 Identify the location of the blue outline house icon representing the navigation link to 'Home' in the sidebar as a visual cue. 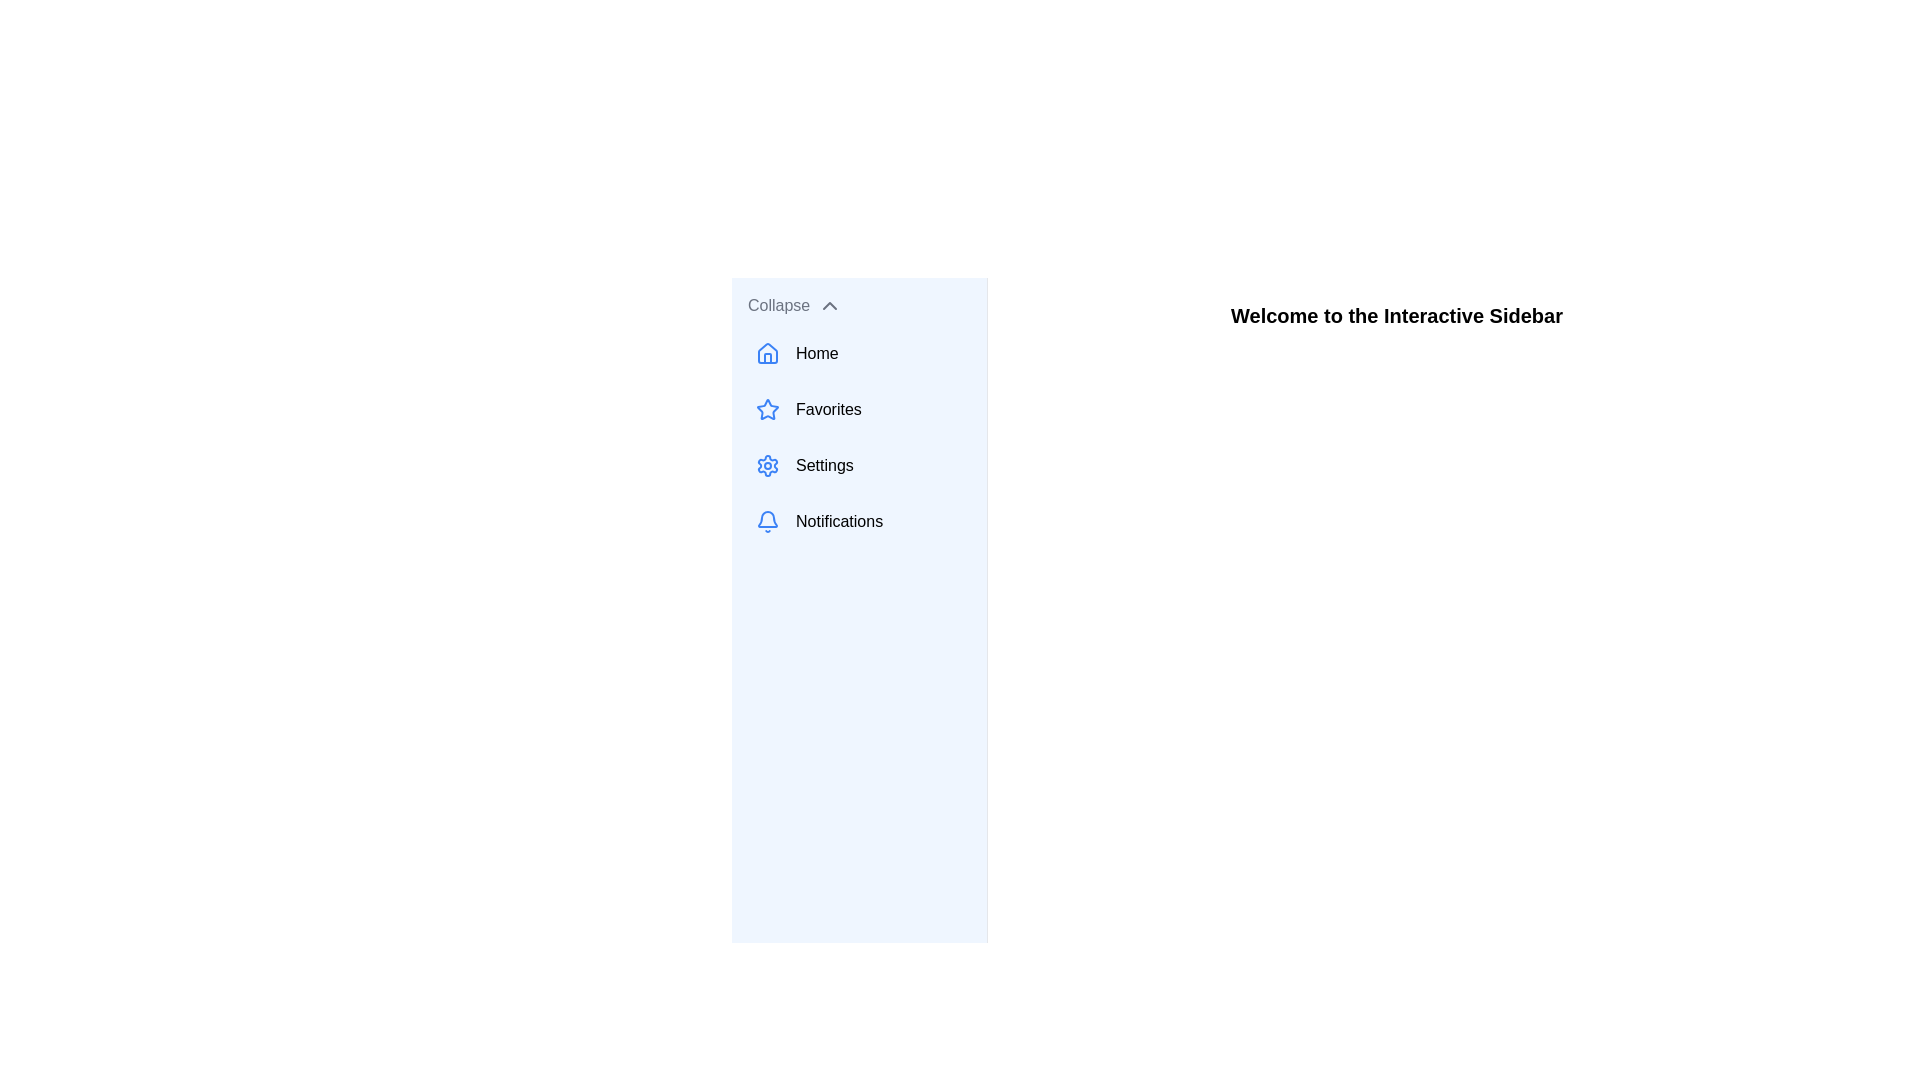
(767, 353).